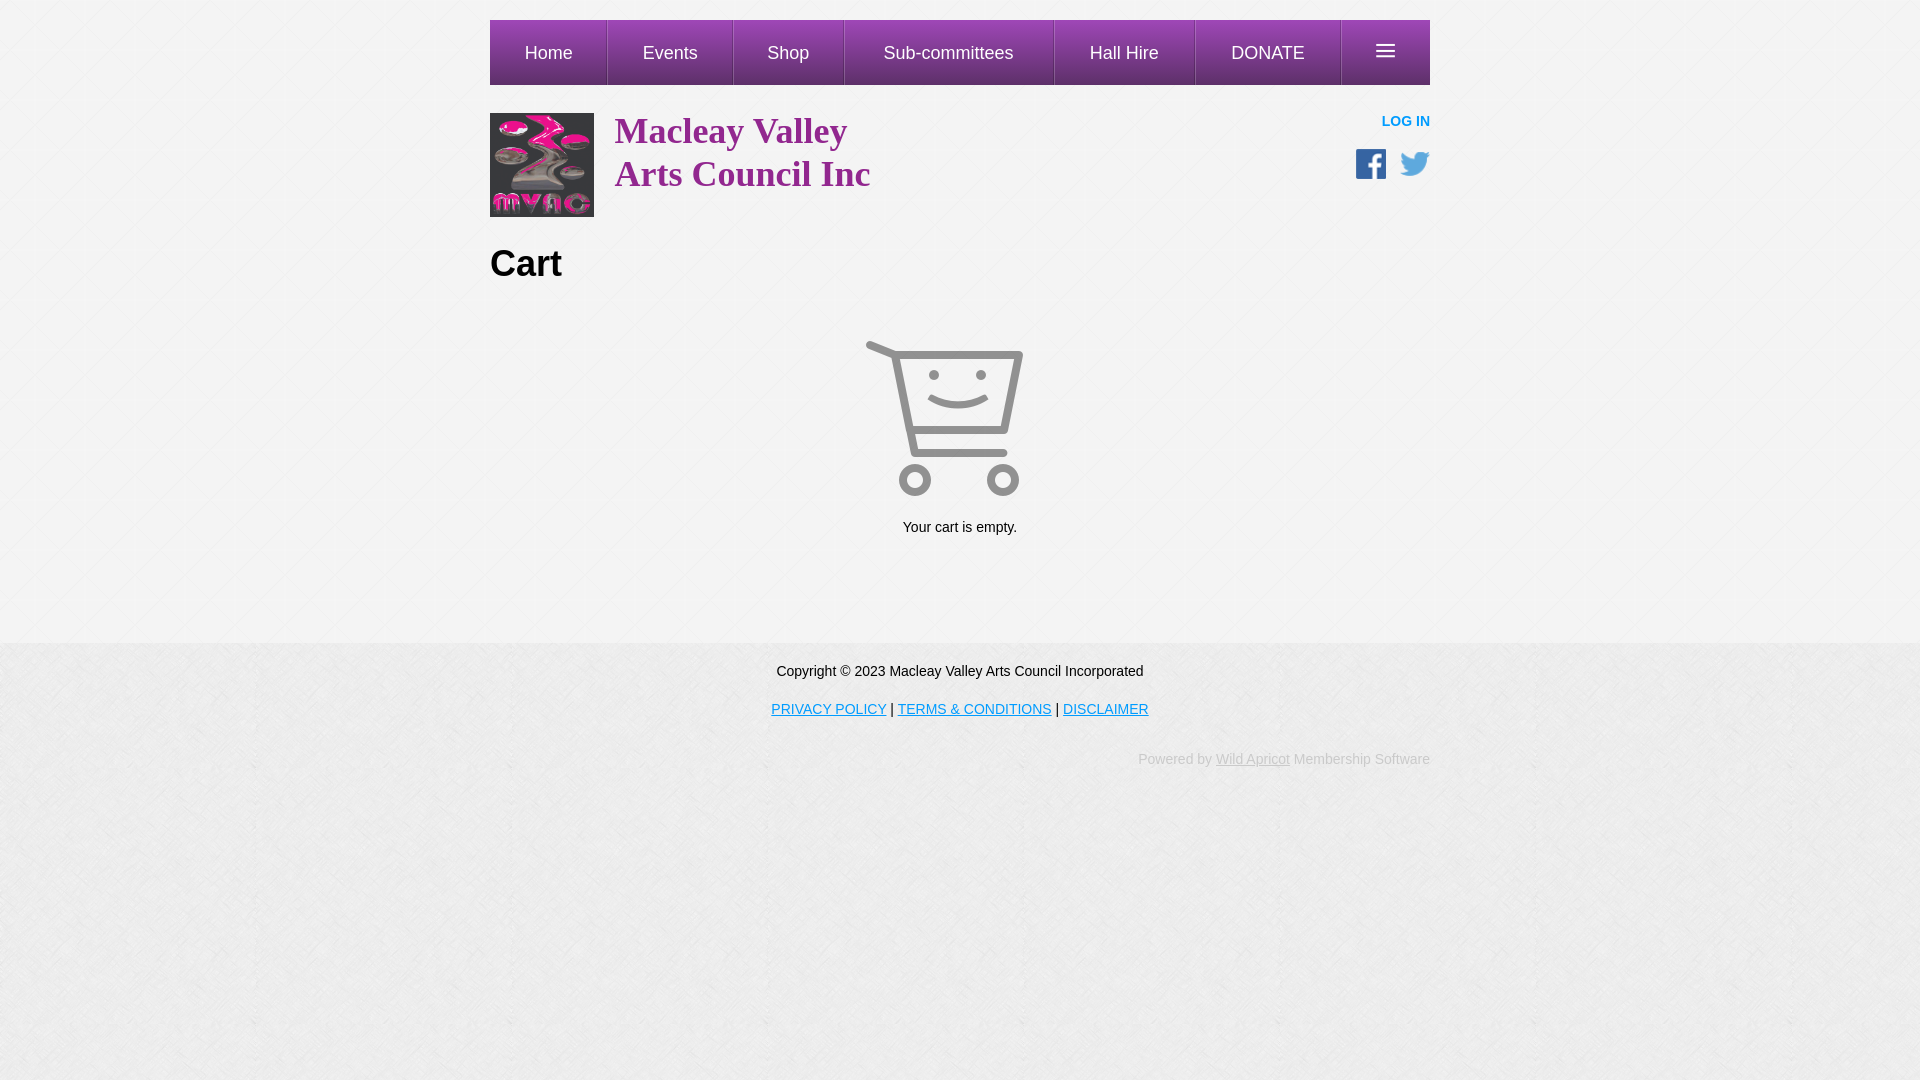 Image resolution: width=1920 pixels, height=1080 pixels. Describe the element at coordinates (787, 51) in the screenshot. I see `'Shop'` at that location.